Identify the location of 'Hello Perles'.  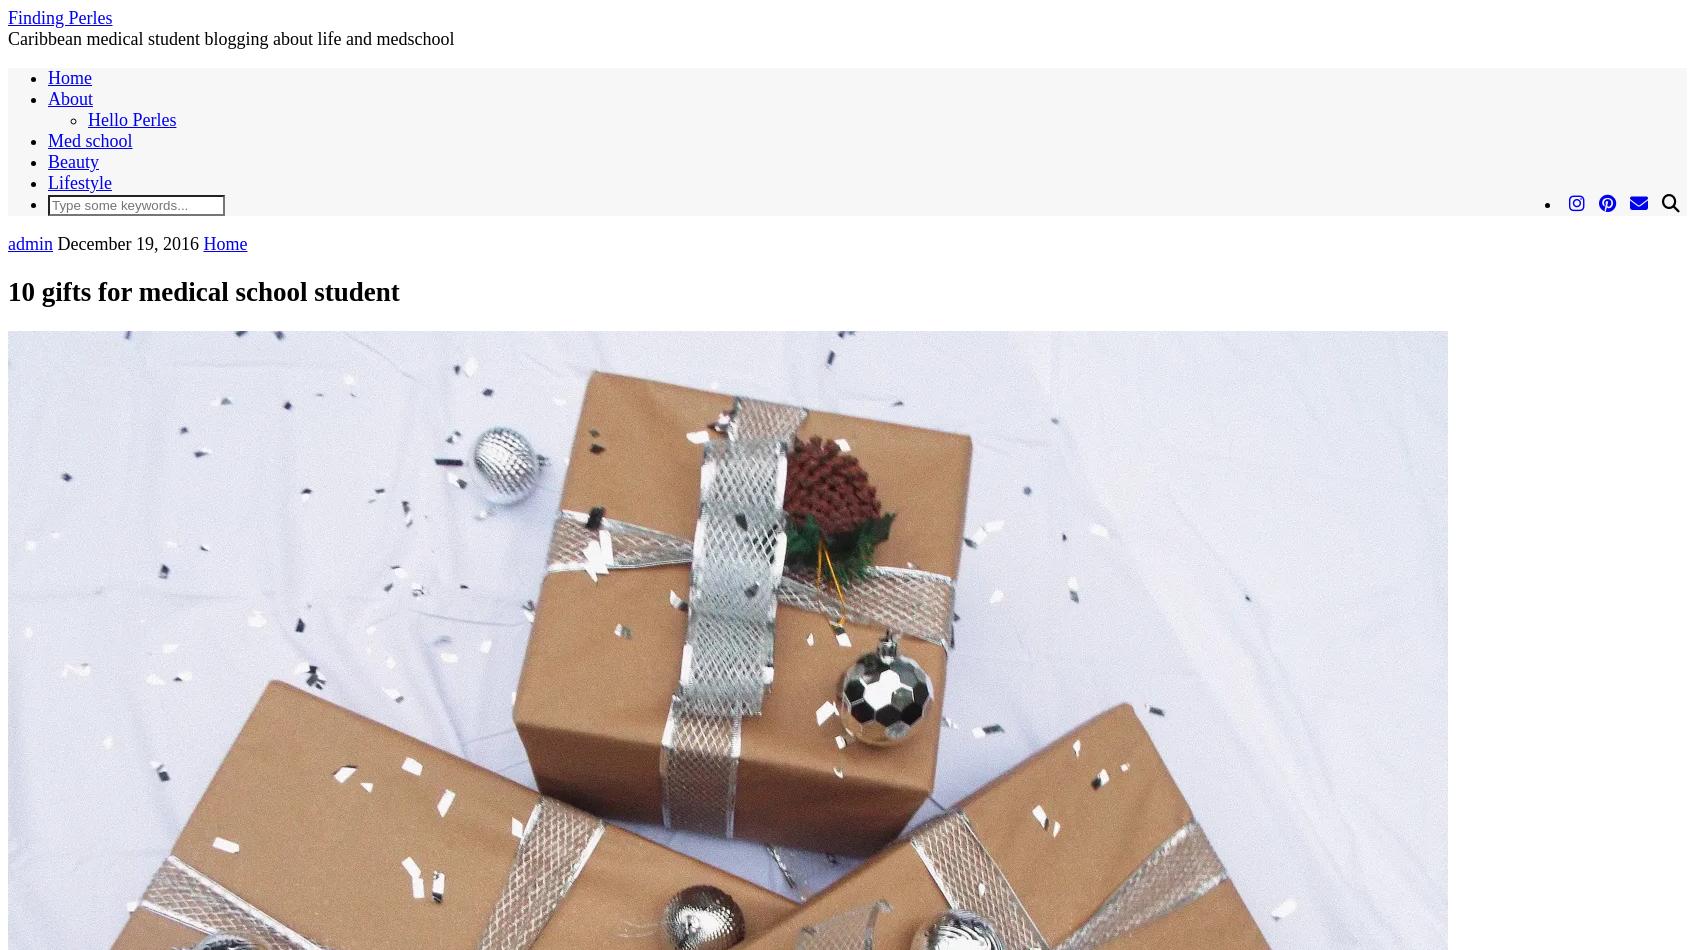
(132, 119).